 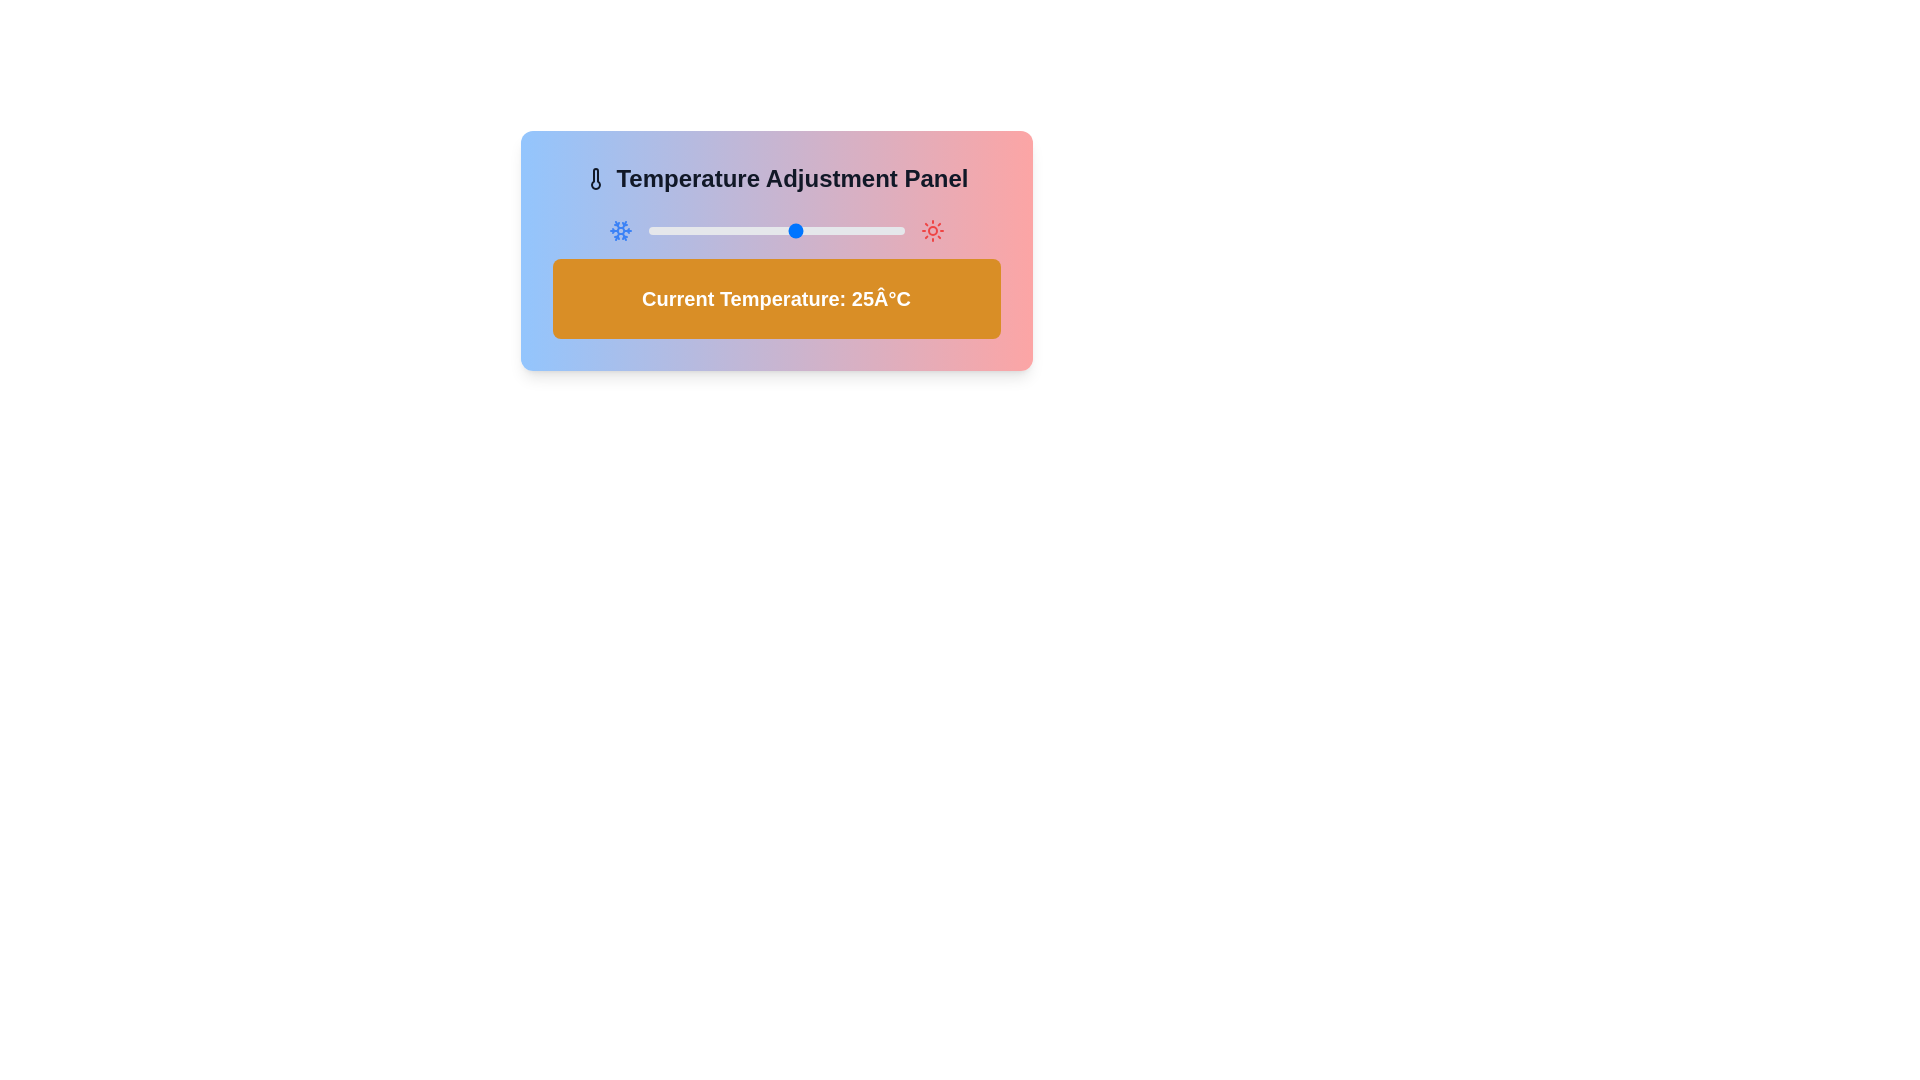 What do you see at coordinates (771, 230) in the screenshot?
I see `the temperature slider to set the temperature to 19°C` at bounding box center [771, 230].